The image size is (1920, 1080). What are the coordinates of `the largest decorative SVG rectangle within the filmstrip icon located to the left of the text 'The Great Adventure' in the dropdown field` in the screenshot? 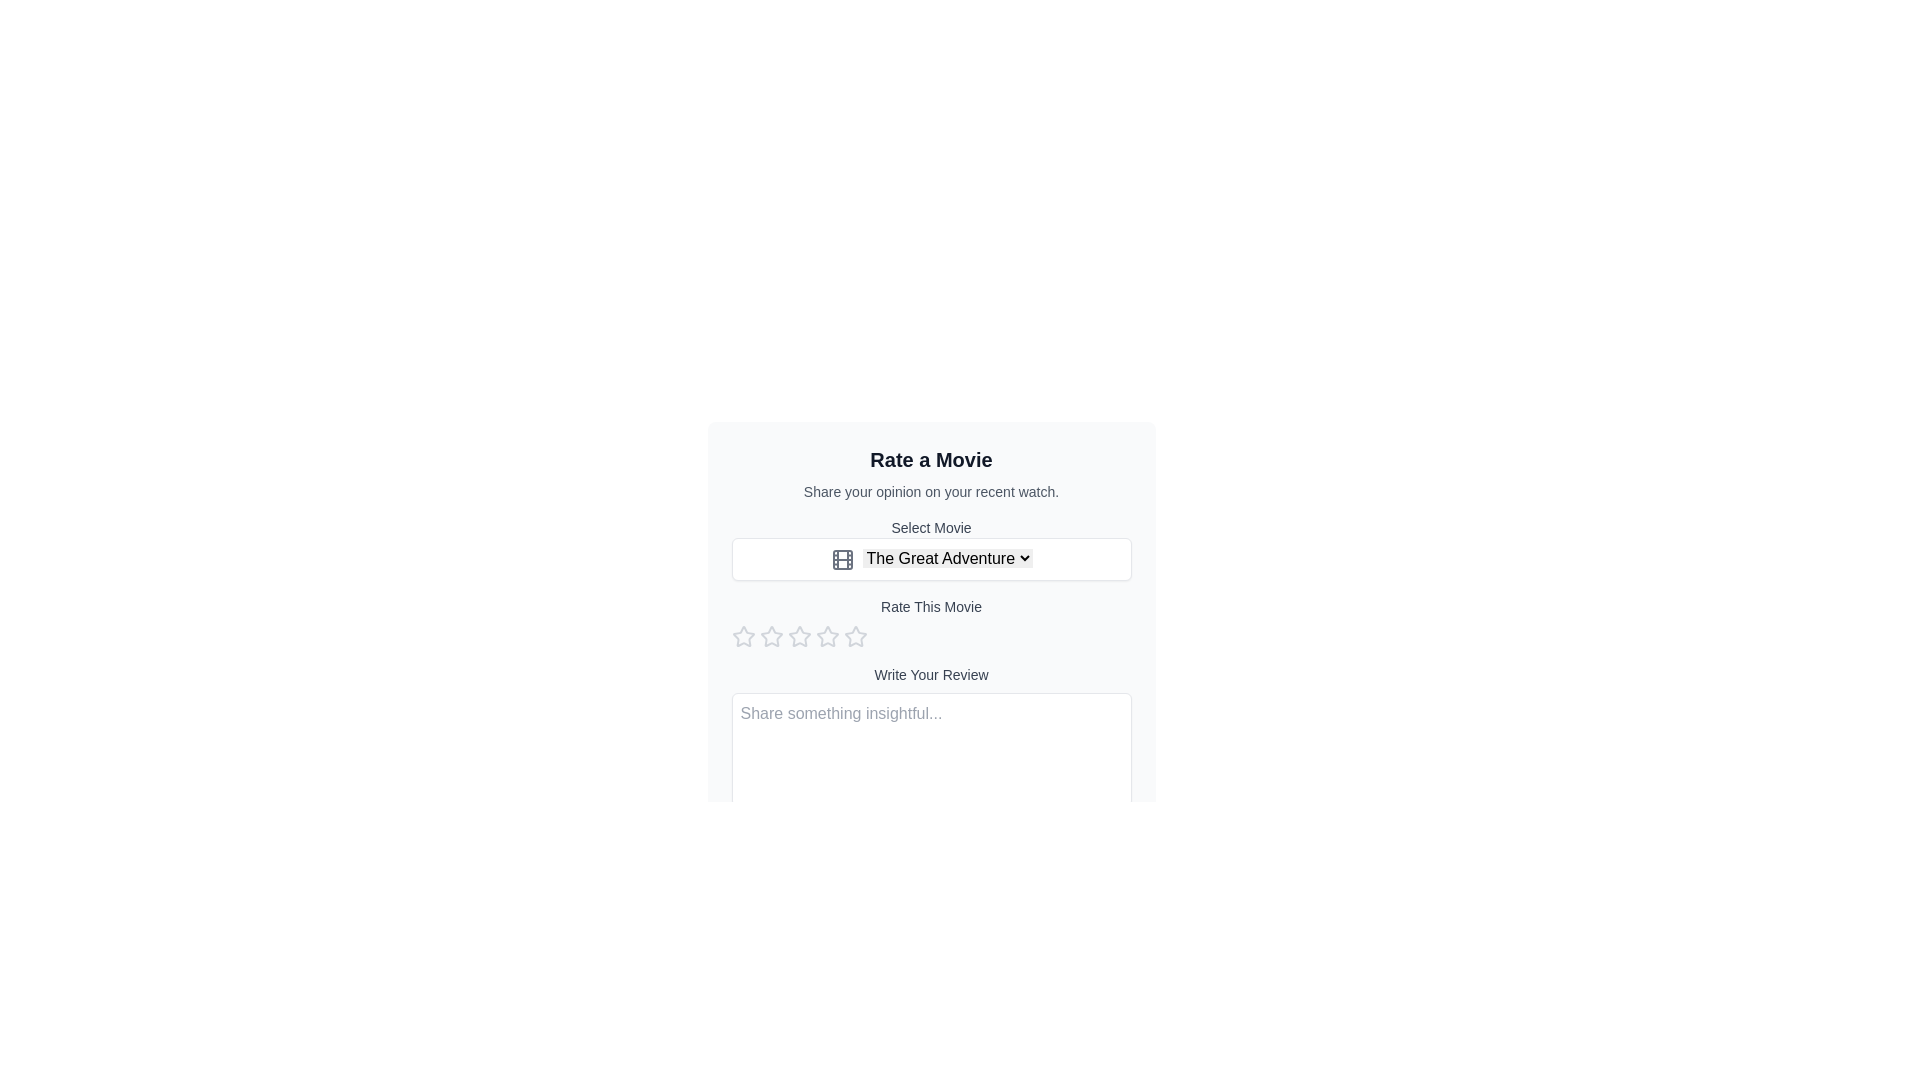 It's located at (842, 559).